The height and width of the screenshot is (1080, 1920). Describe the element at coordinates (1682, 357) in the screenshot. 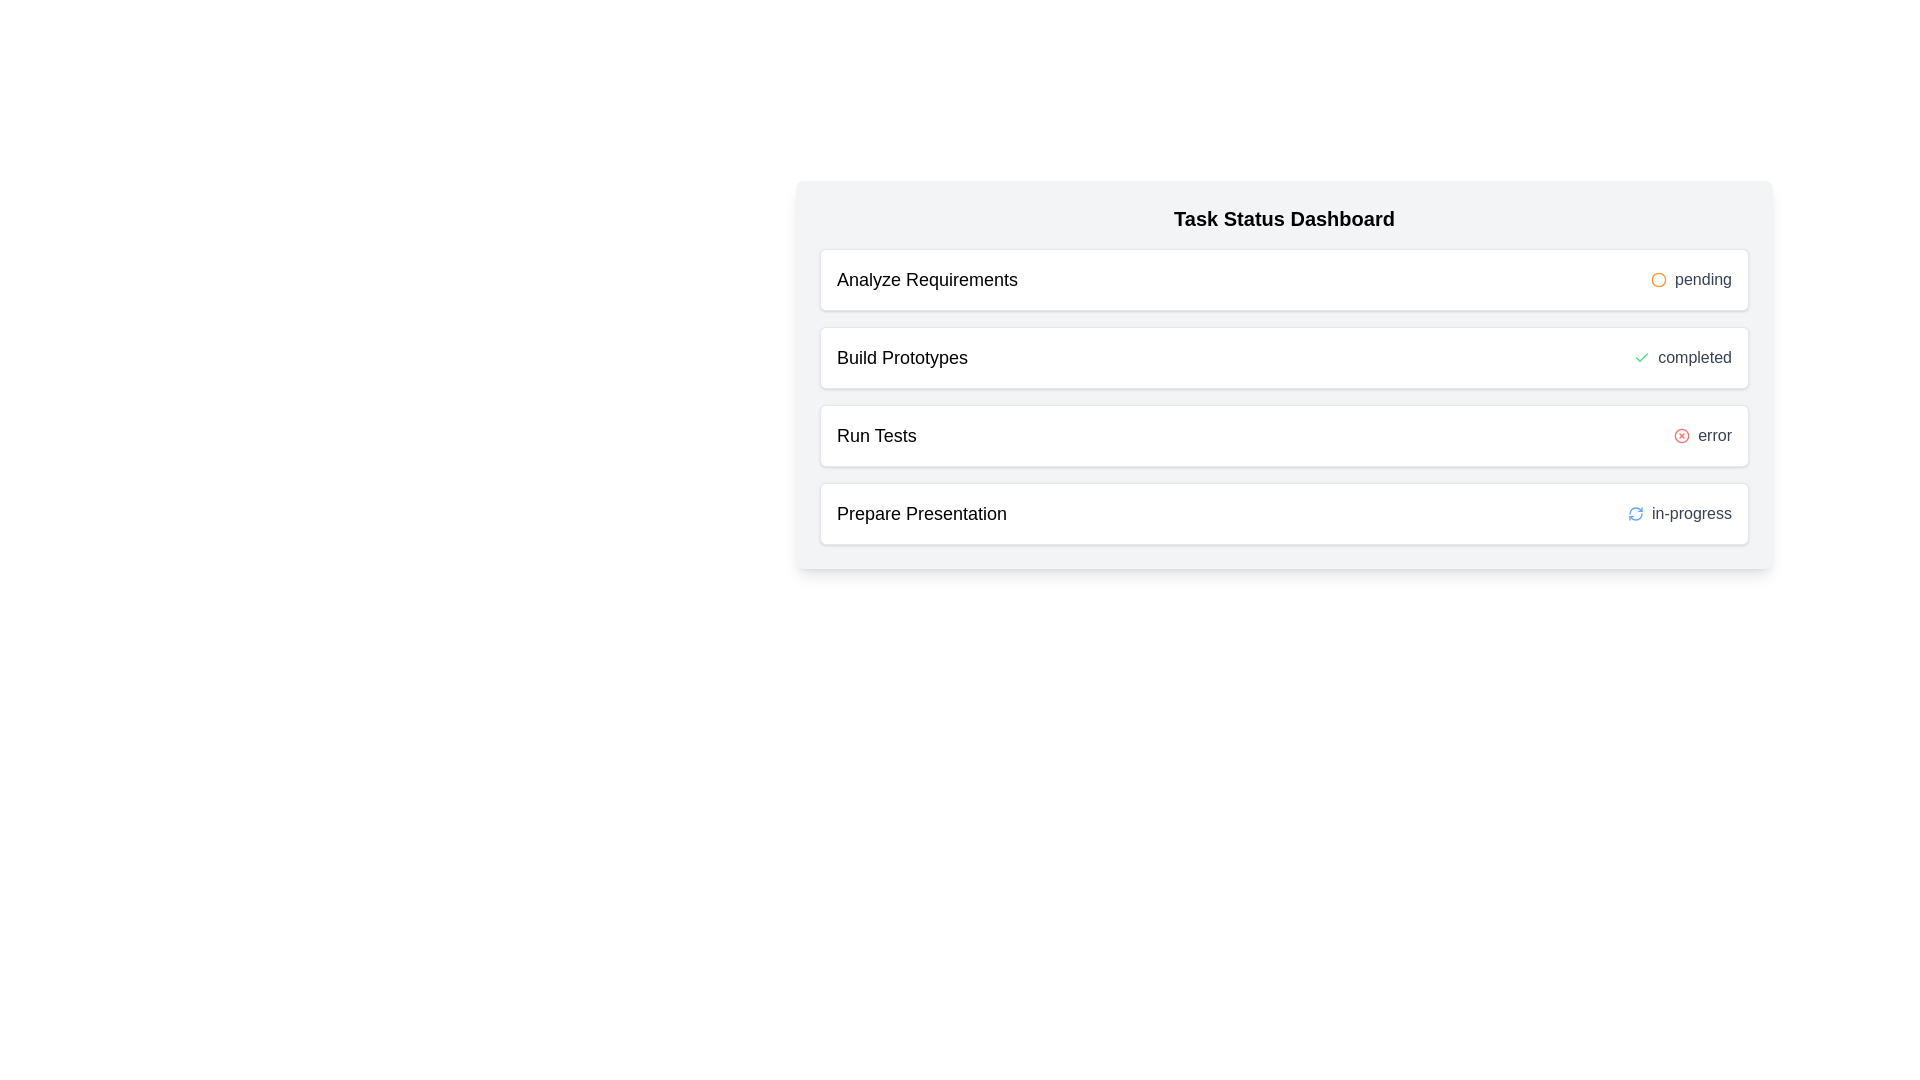

I see `the label with a green checkmark icon indicating 'completed' status, located in the second row of the task list under 'Build Prototypes'` at that location.